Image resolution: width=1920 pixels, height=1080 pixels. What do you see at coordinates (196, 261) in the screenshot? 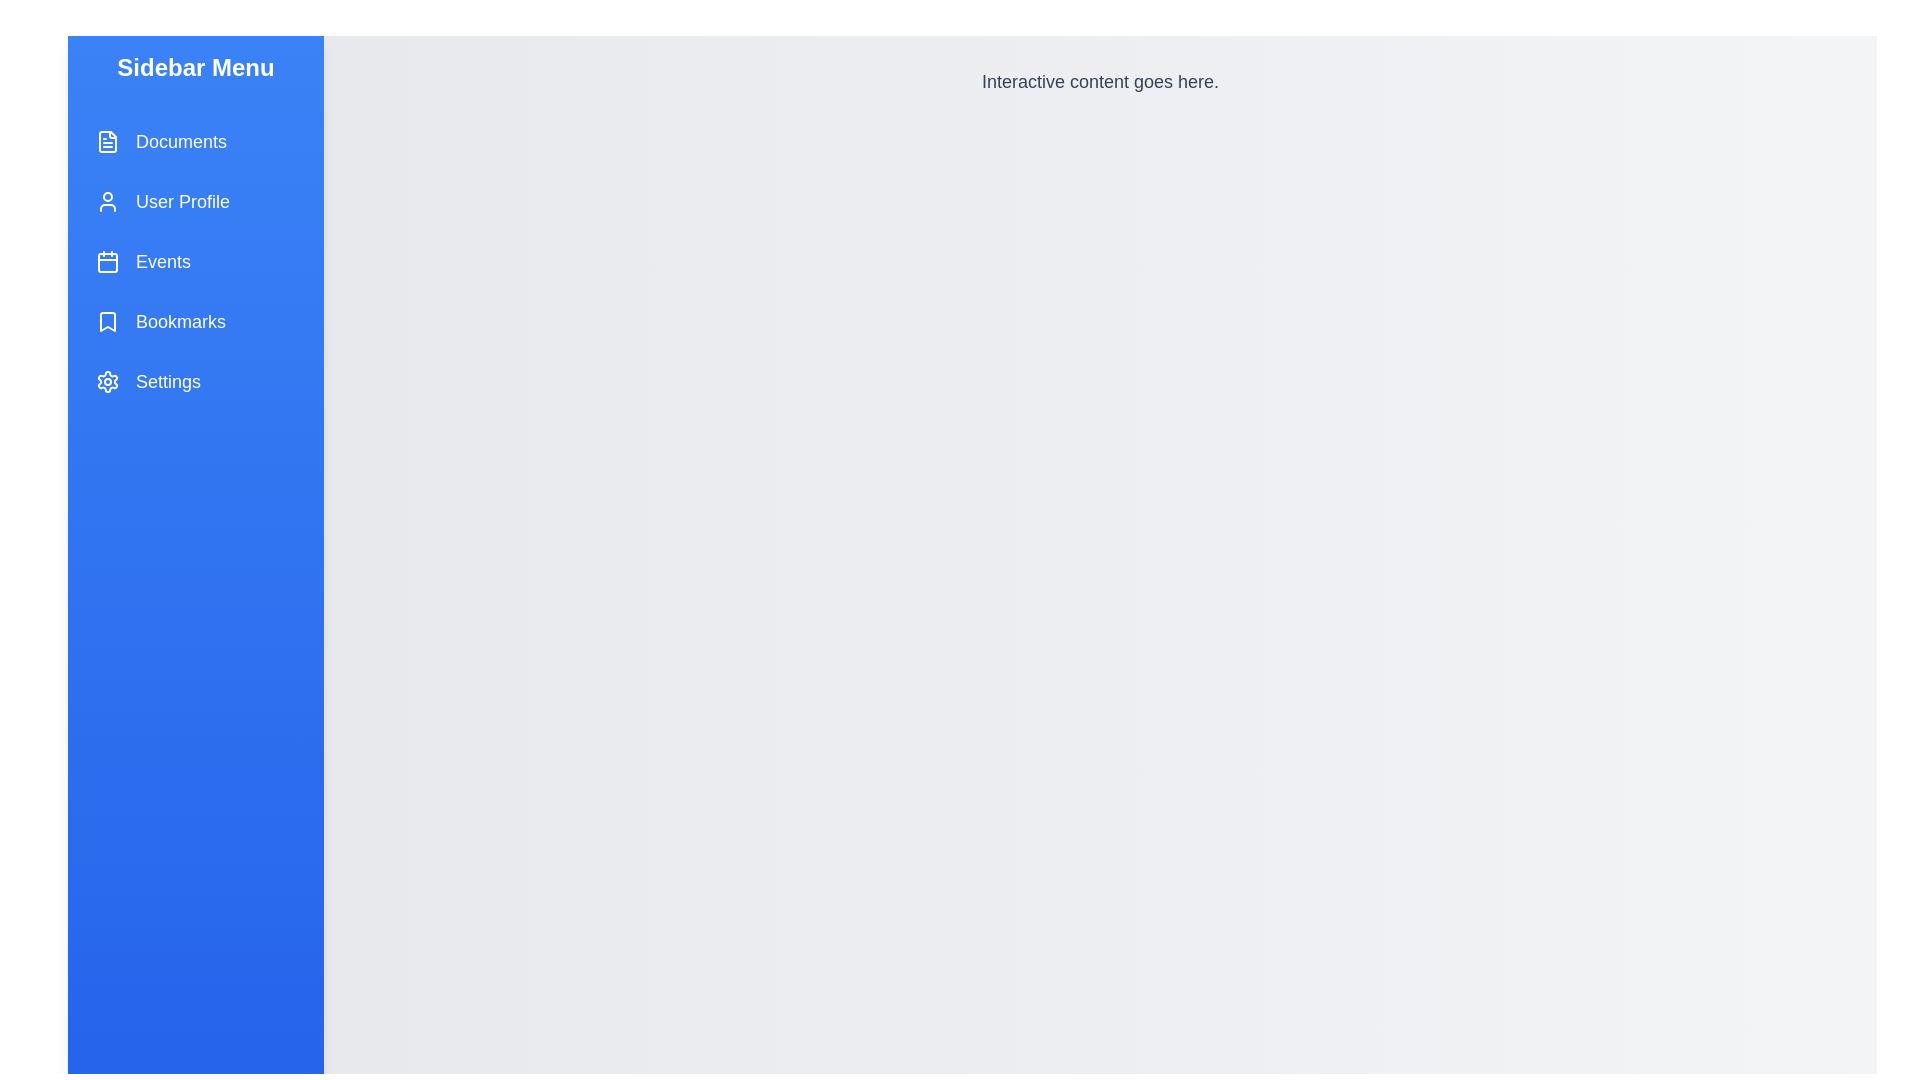
I see `the menu item labeled Events` at bounding box center [196, 261].